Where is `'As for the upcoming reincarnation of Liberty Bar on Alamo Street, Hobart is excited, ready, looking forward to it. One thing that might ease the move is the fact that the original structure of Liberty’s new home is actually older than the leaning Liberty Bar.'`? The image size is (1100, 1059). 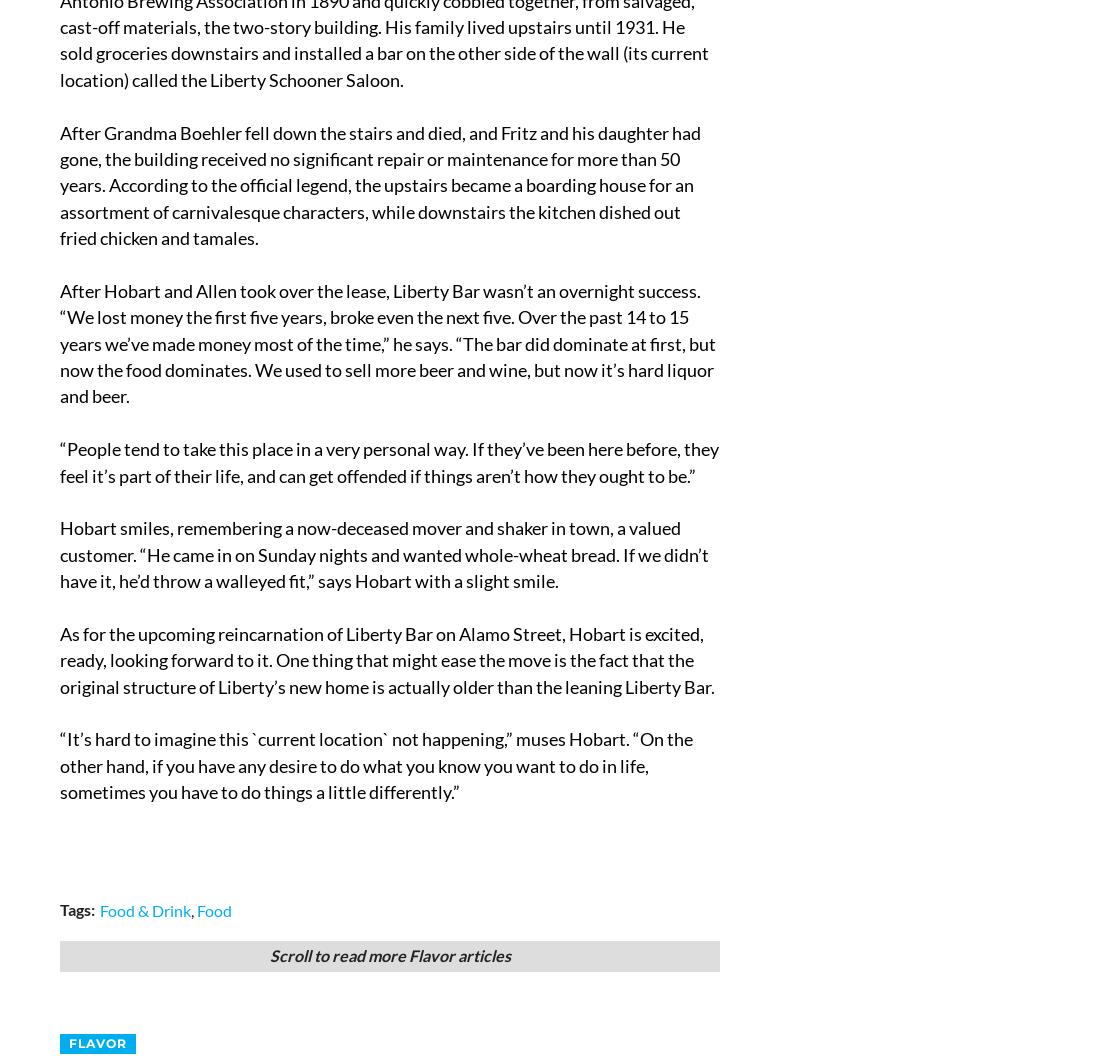 'As for the upcoming reincarnation of Liberty Bar on Alamo Street, Hobart is excited, ready, looking forward to it. One thing that might ease the move is the fact that the original structure of Liberty’s new home is actually older than the leaning Liberty Bar.' is located at coordinates (387, 659).